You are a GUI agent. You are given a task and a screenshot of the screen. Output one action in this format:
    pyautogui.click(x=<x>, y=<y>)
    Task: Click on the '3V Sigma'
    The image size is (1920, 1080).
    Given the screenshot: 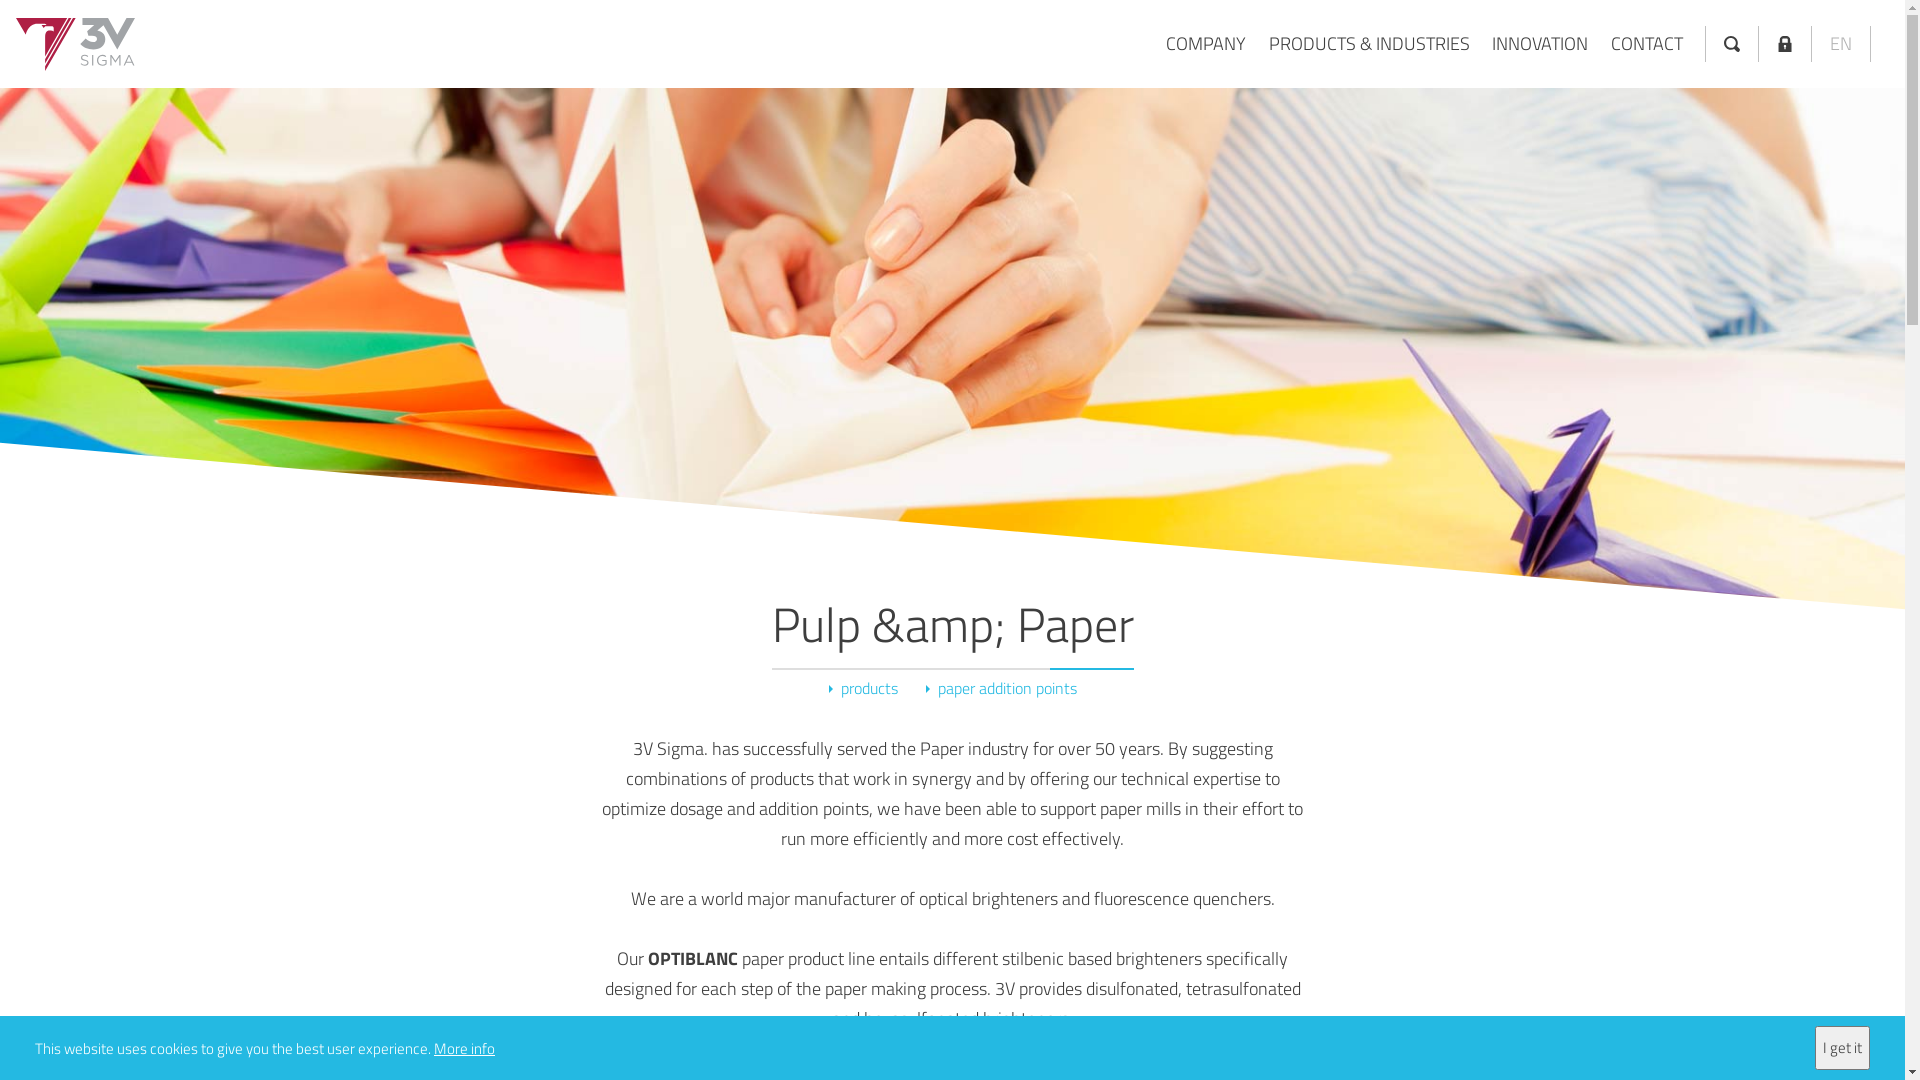 What is the action you would take?
    pyautogui.click(x=75, y=44)
    